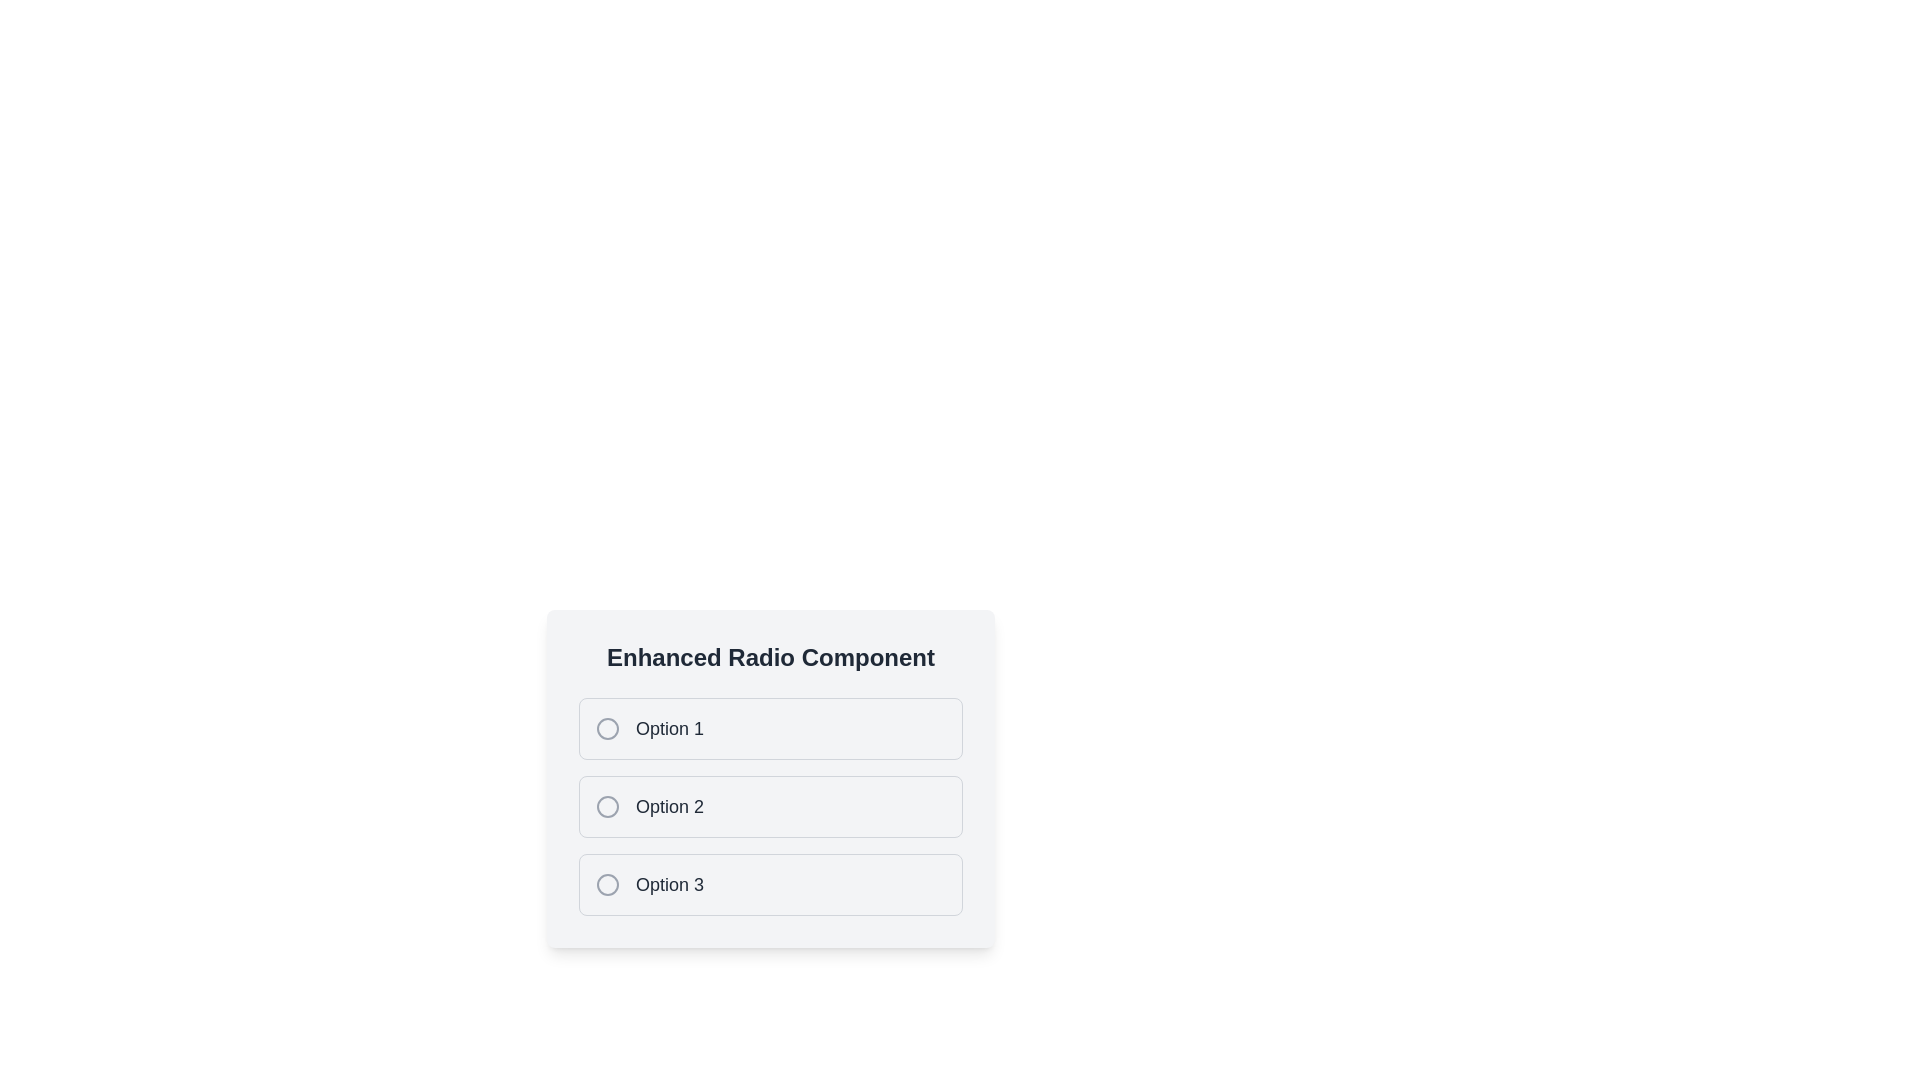 The width and height of the screenshot is (1920, 1080). I want to click on the Radio button indicator for 'Option 2', which is located on the left side of the row adjacent to the text 'Option 2', so click(607, 805).